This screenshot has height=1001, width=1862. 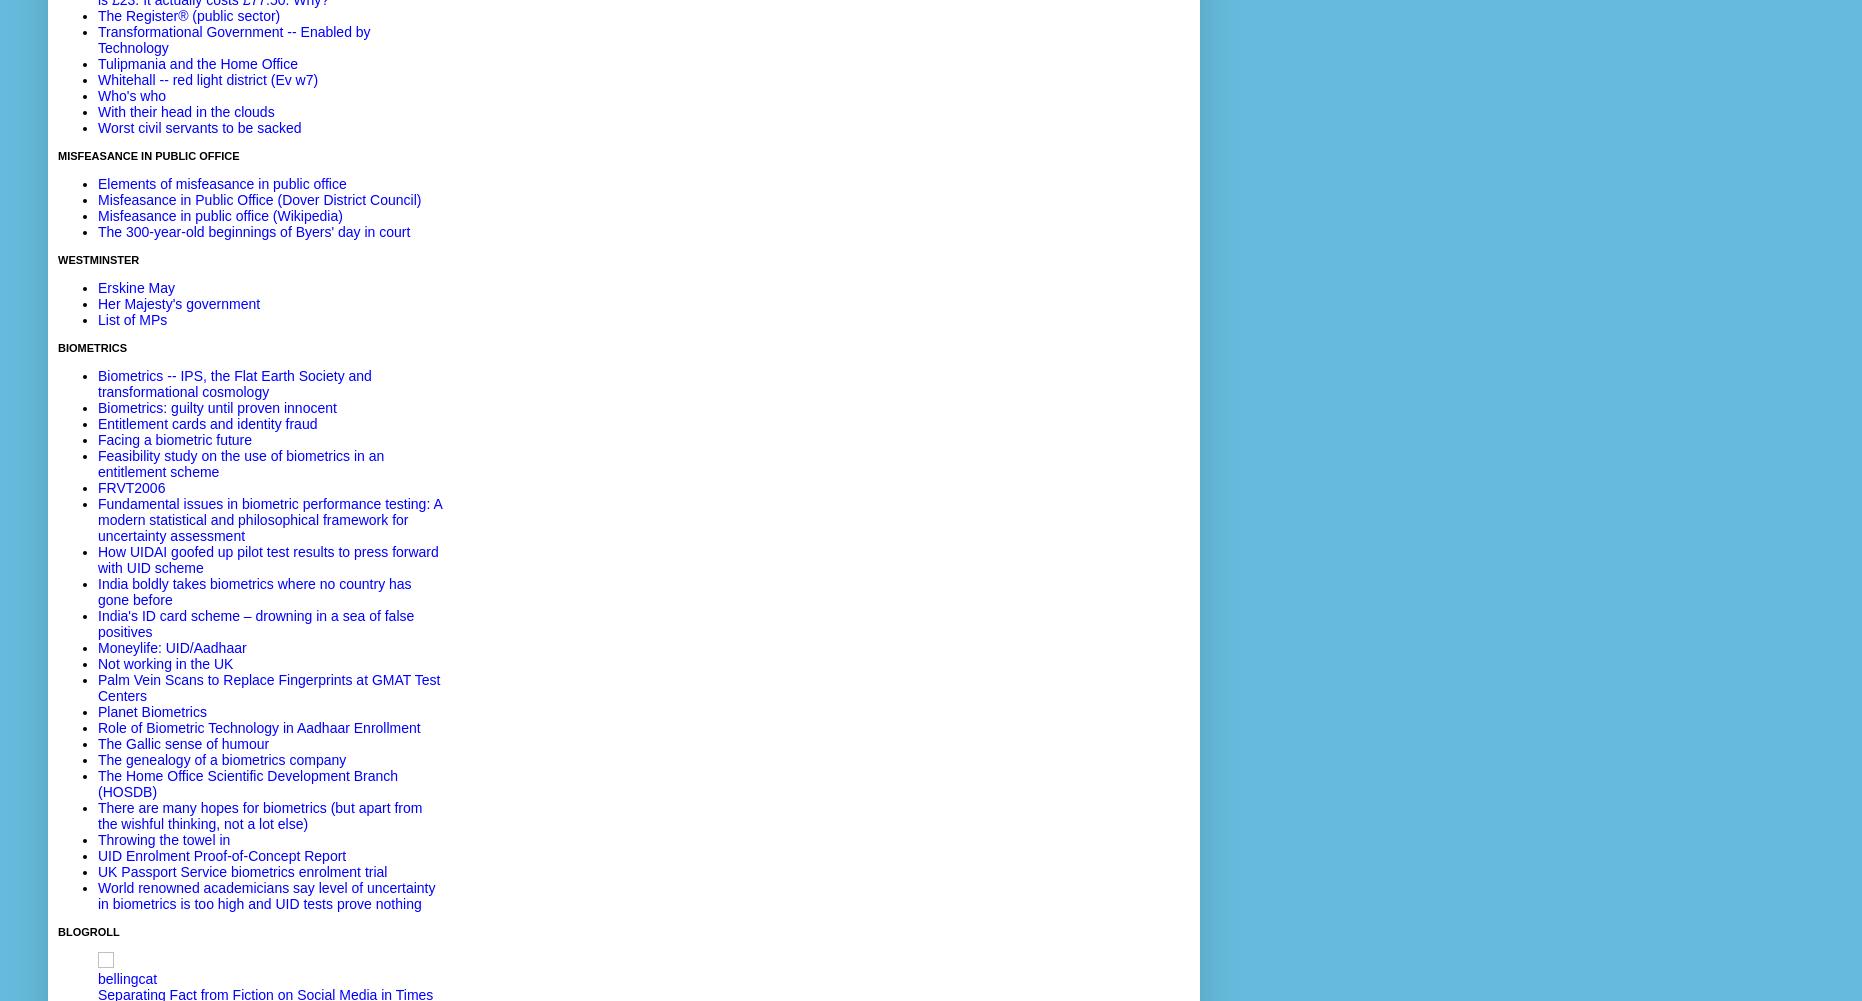 I want to click on 'Entitlement cards and identity fraud', so click(x=207, y=423).